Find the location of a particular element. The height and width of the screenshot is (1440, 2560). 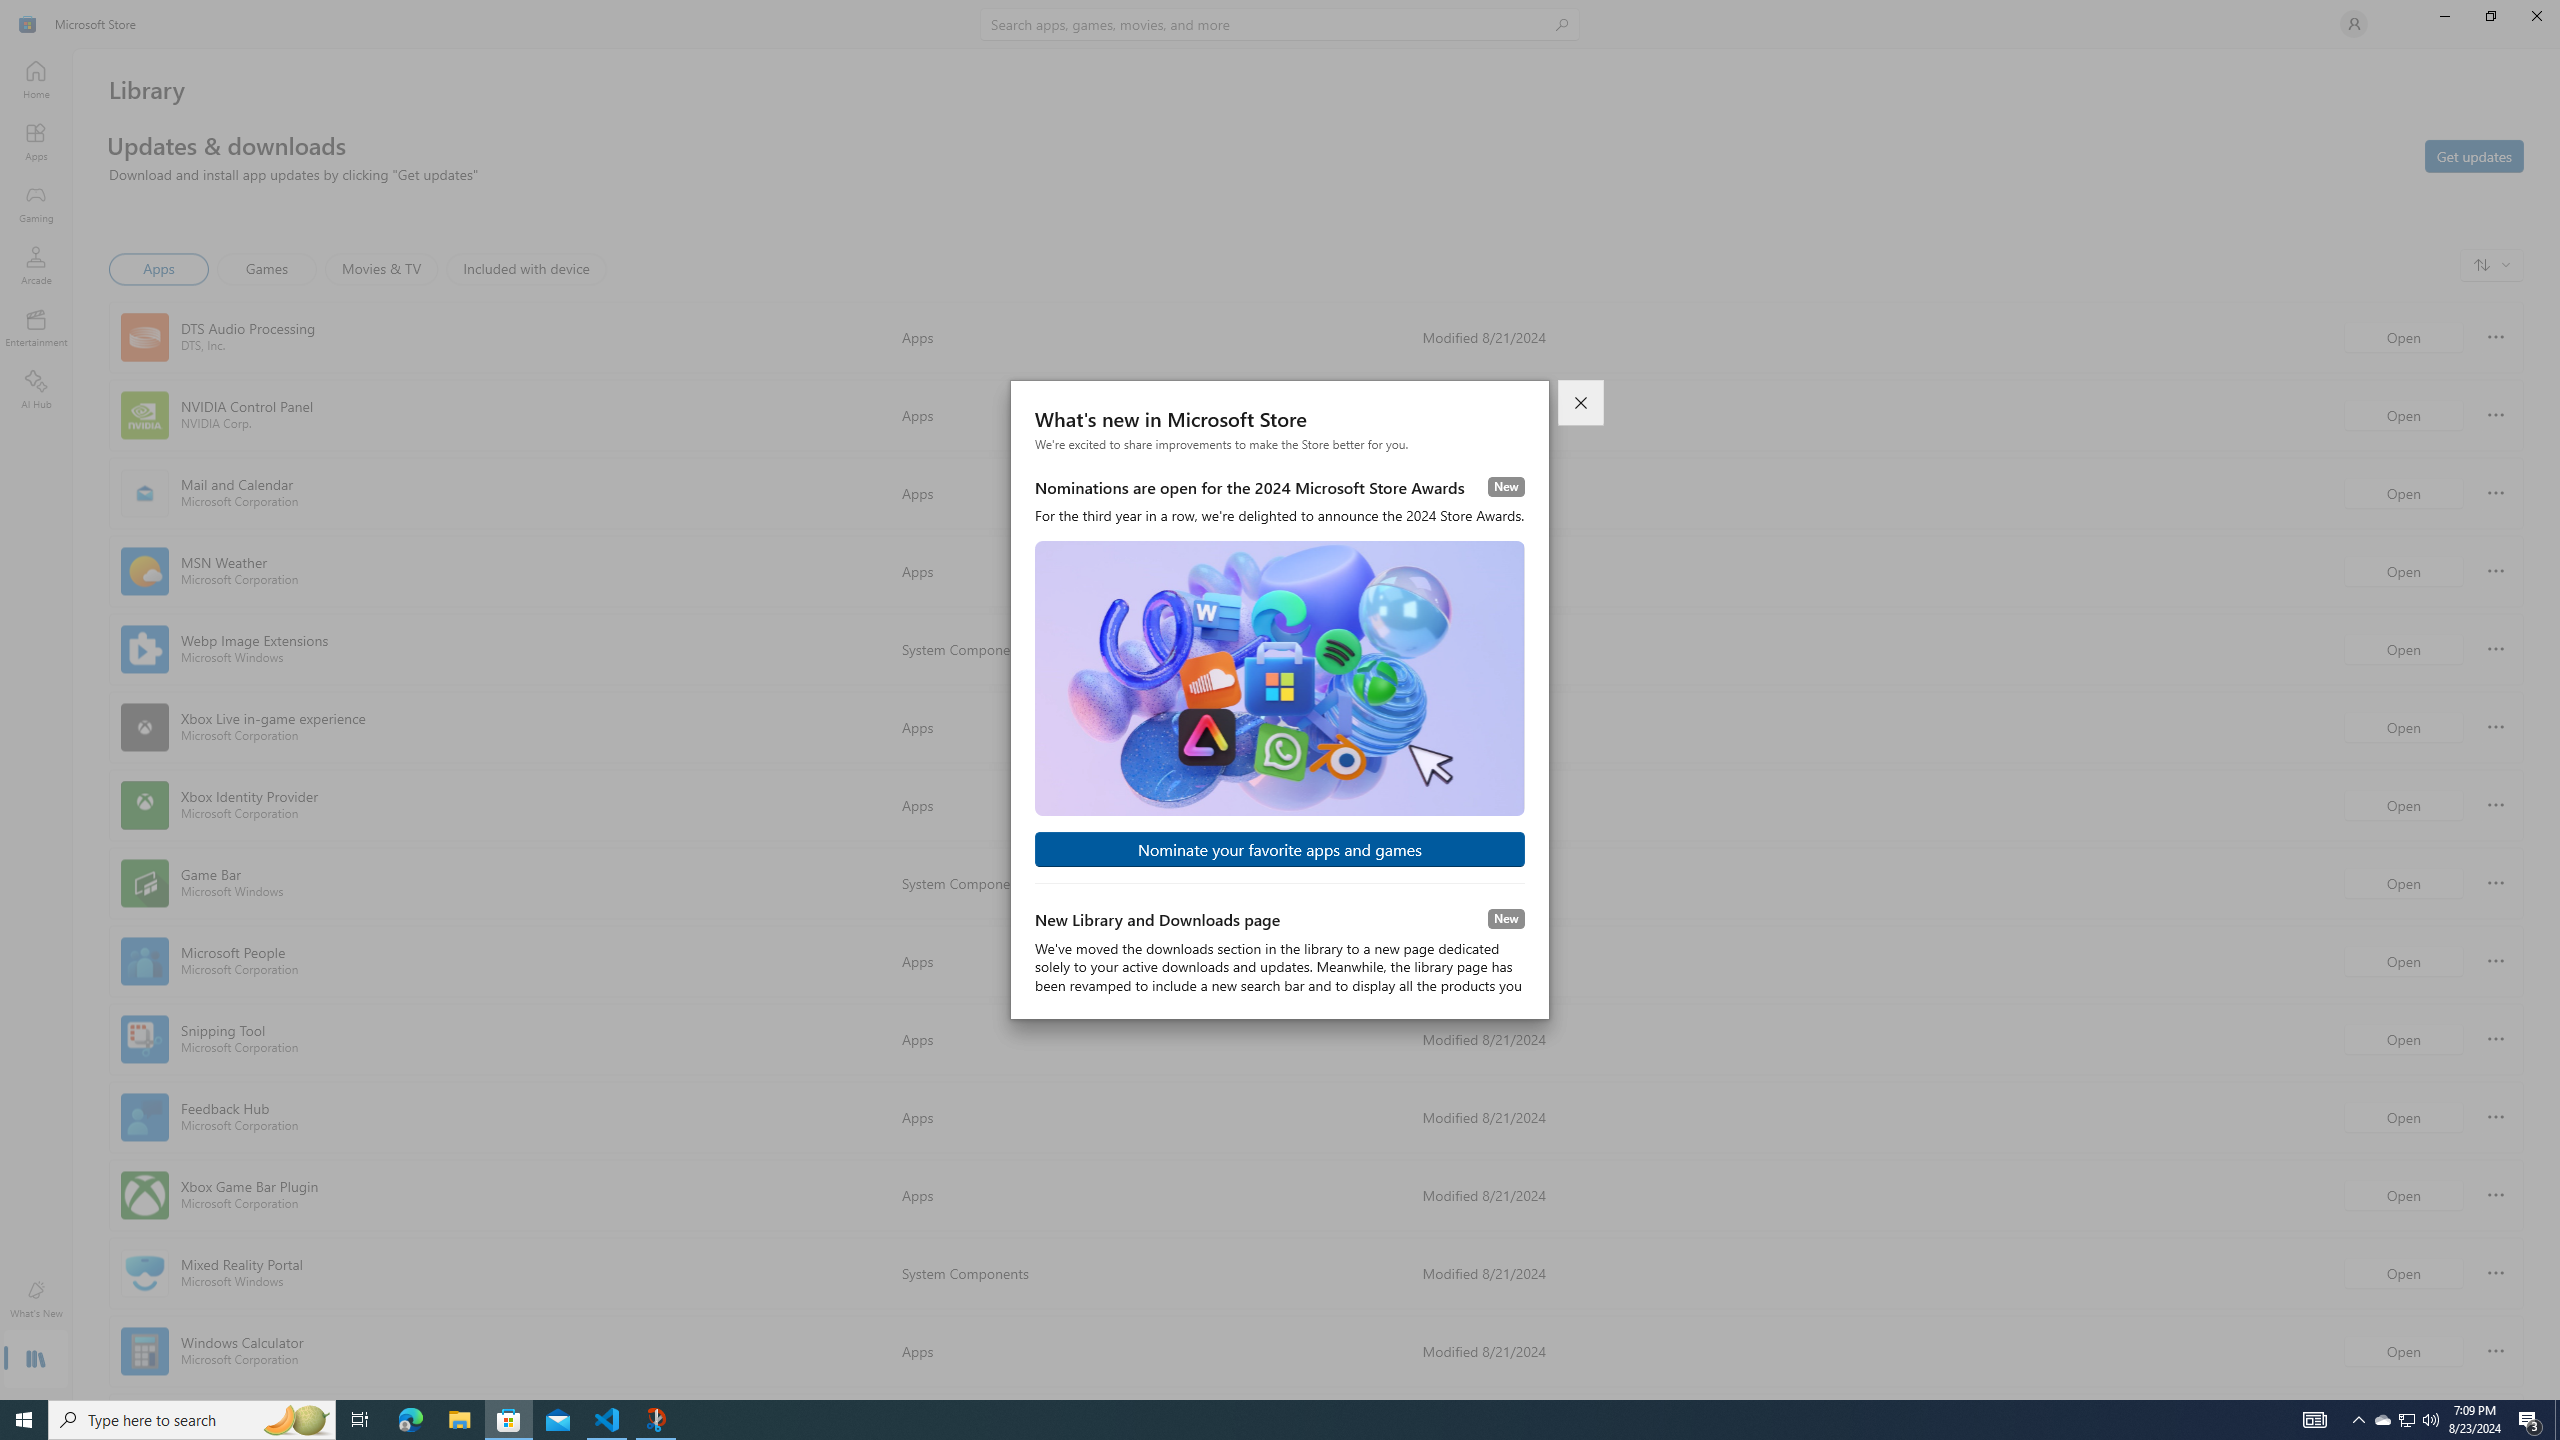

'Search' is located at coordinates (1280, 23).